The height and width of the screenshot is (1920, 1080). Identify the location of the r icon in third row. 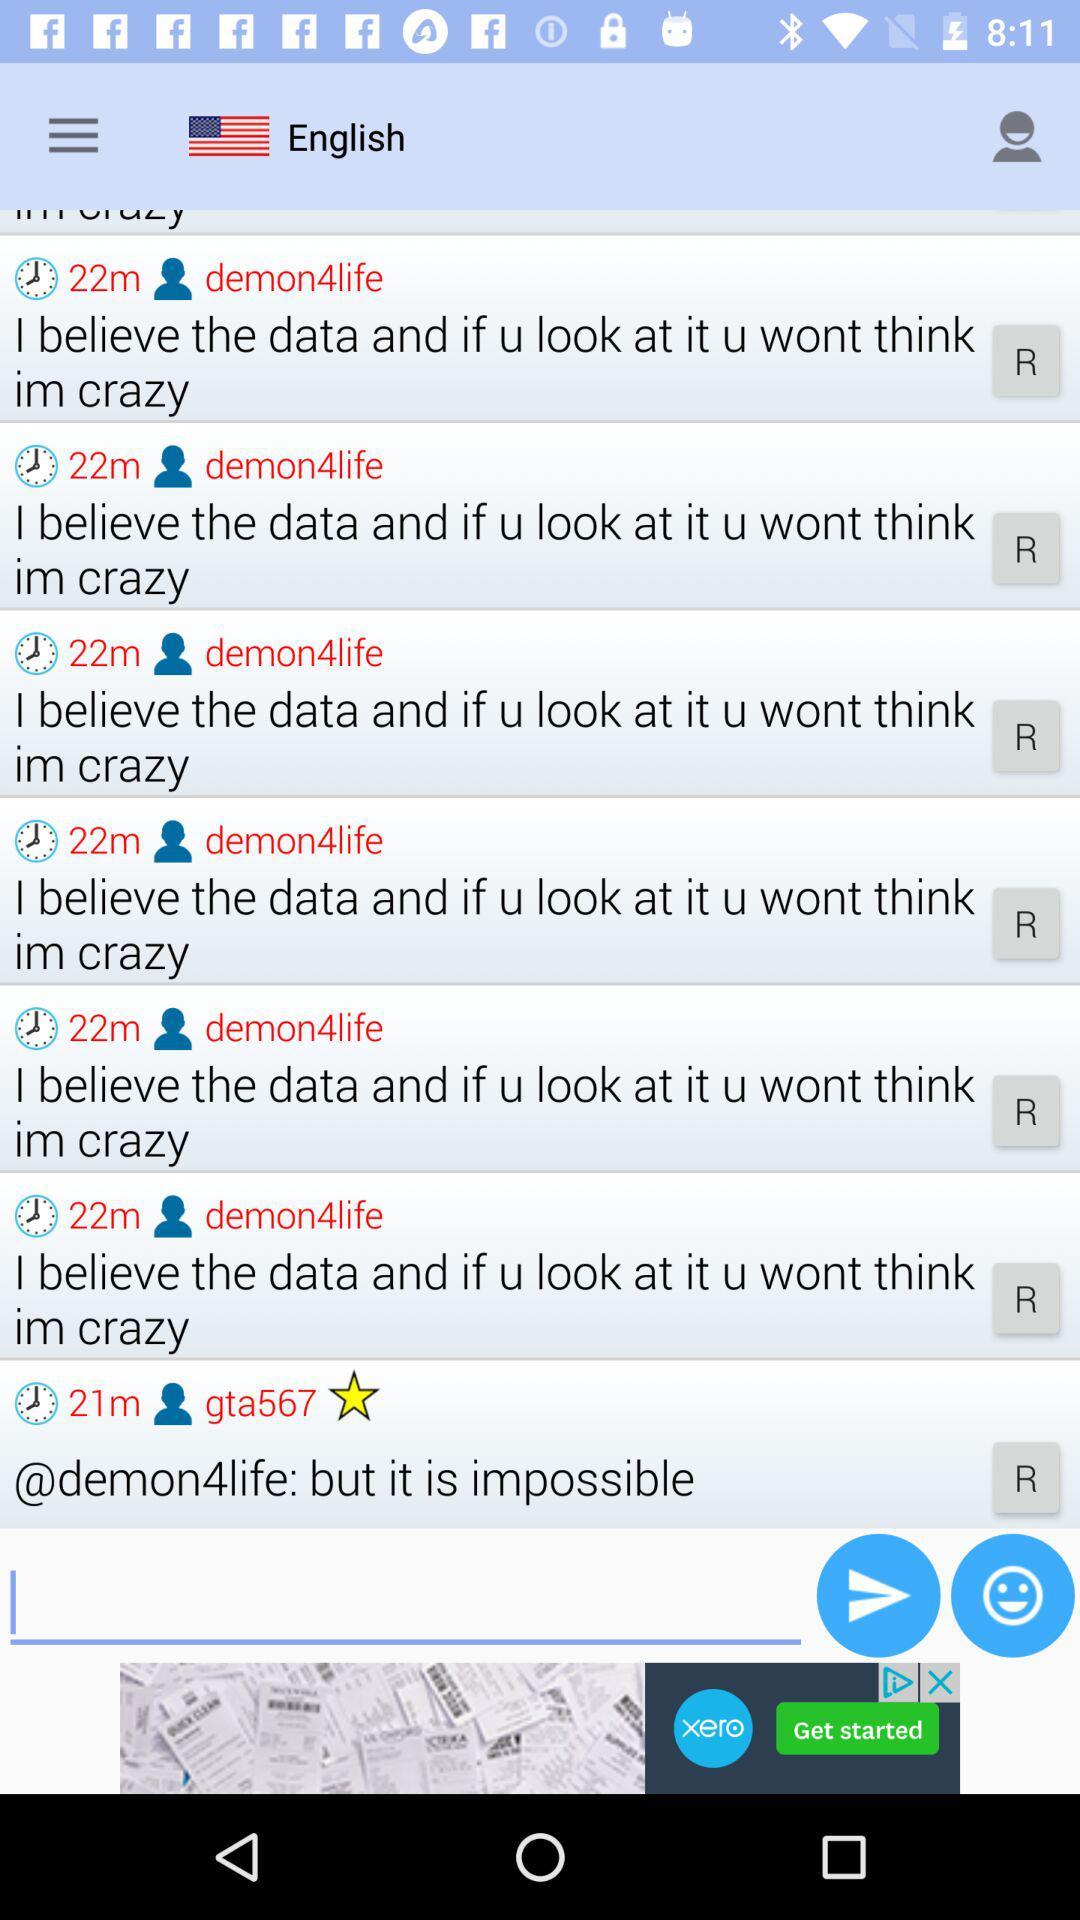
(1026, 734).